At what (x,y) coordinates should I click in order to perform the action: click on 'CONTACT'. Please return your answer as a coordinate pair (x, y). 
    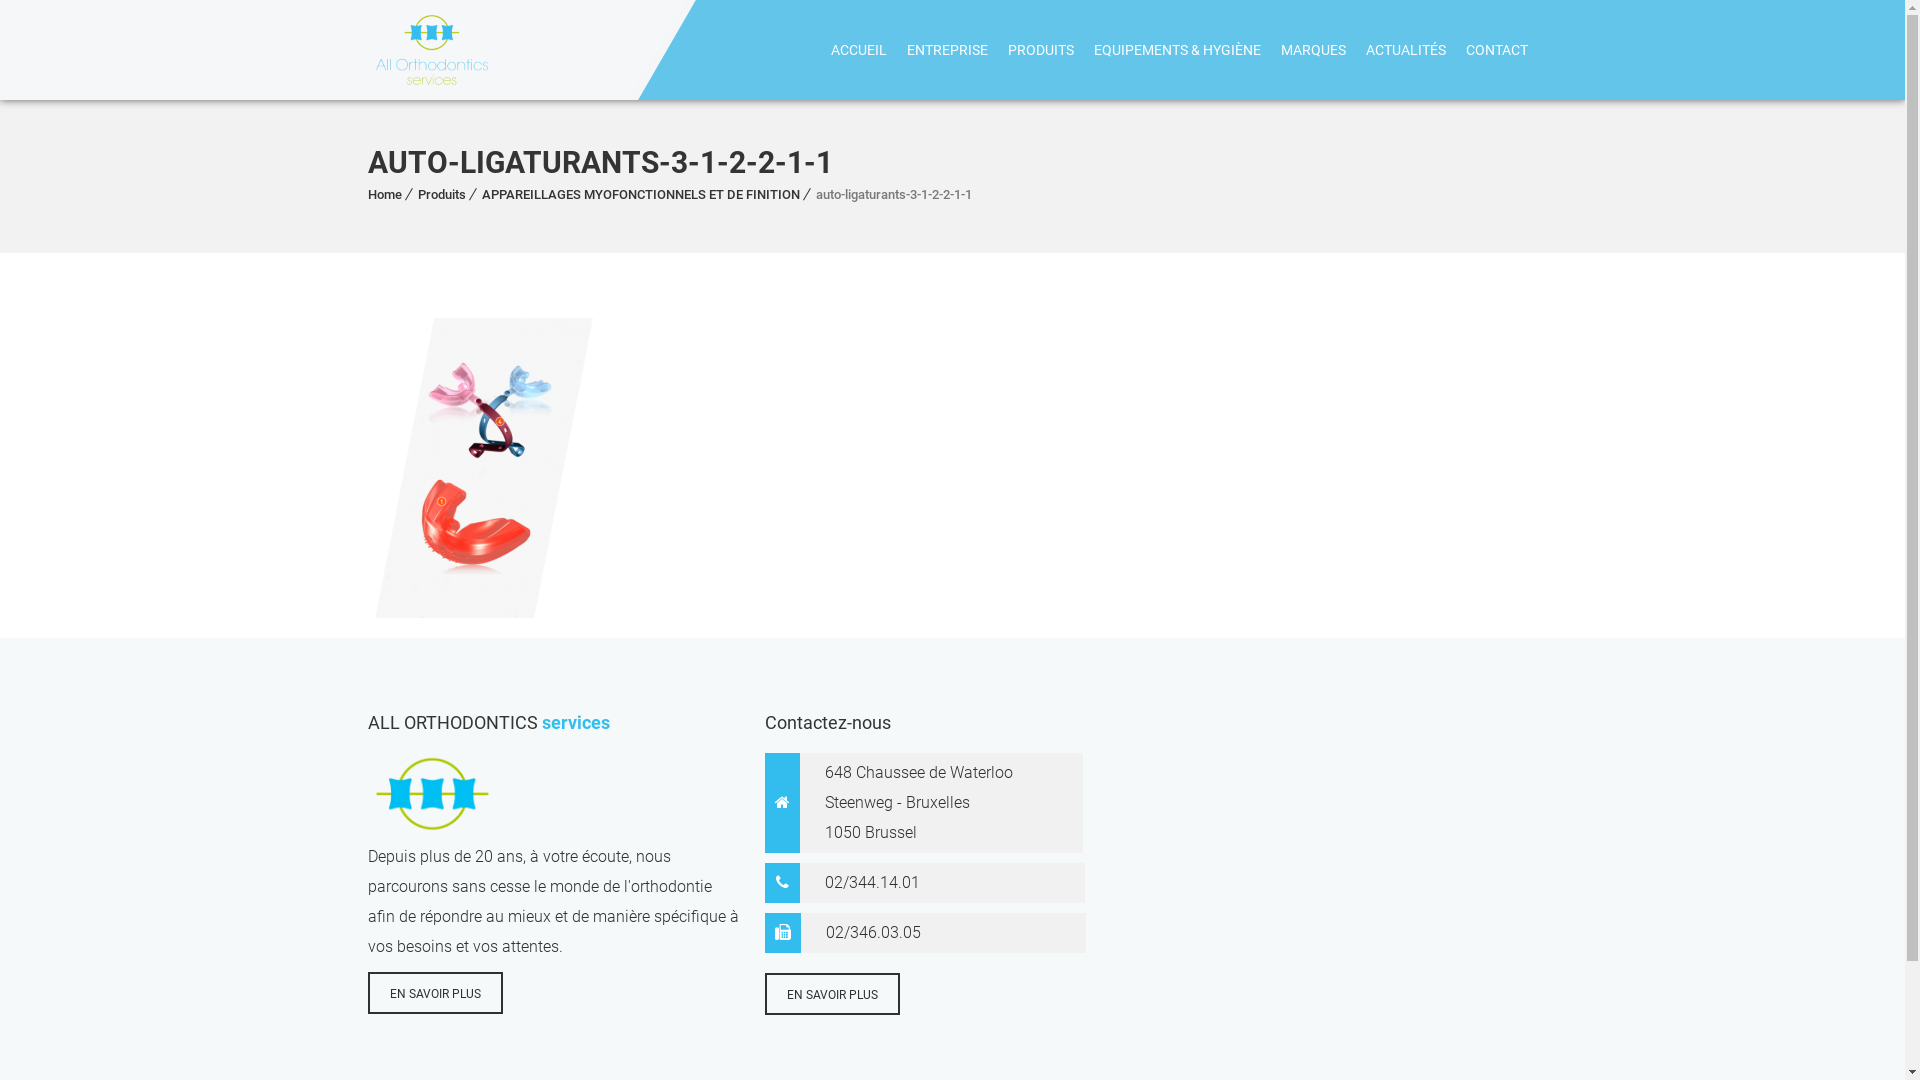
    Looking at the image, I should click on (1497, 49).